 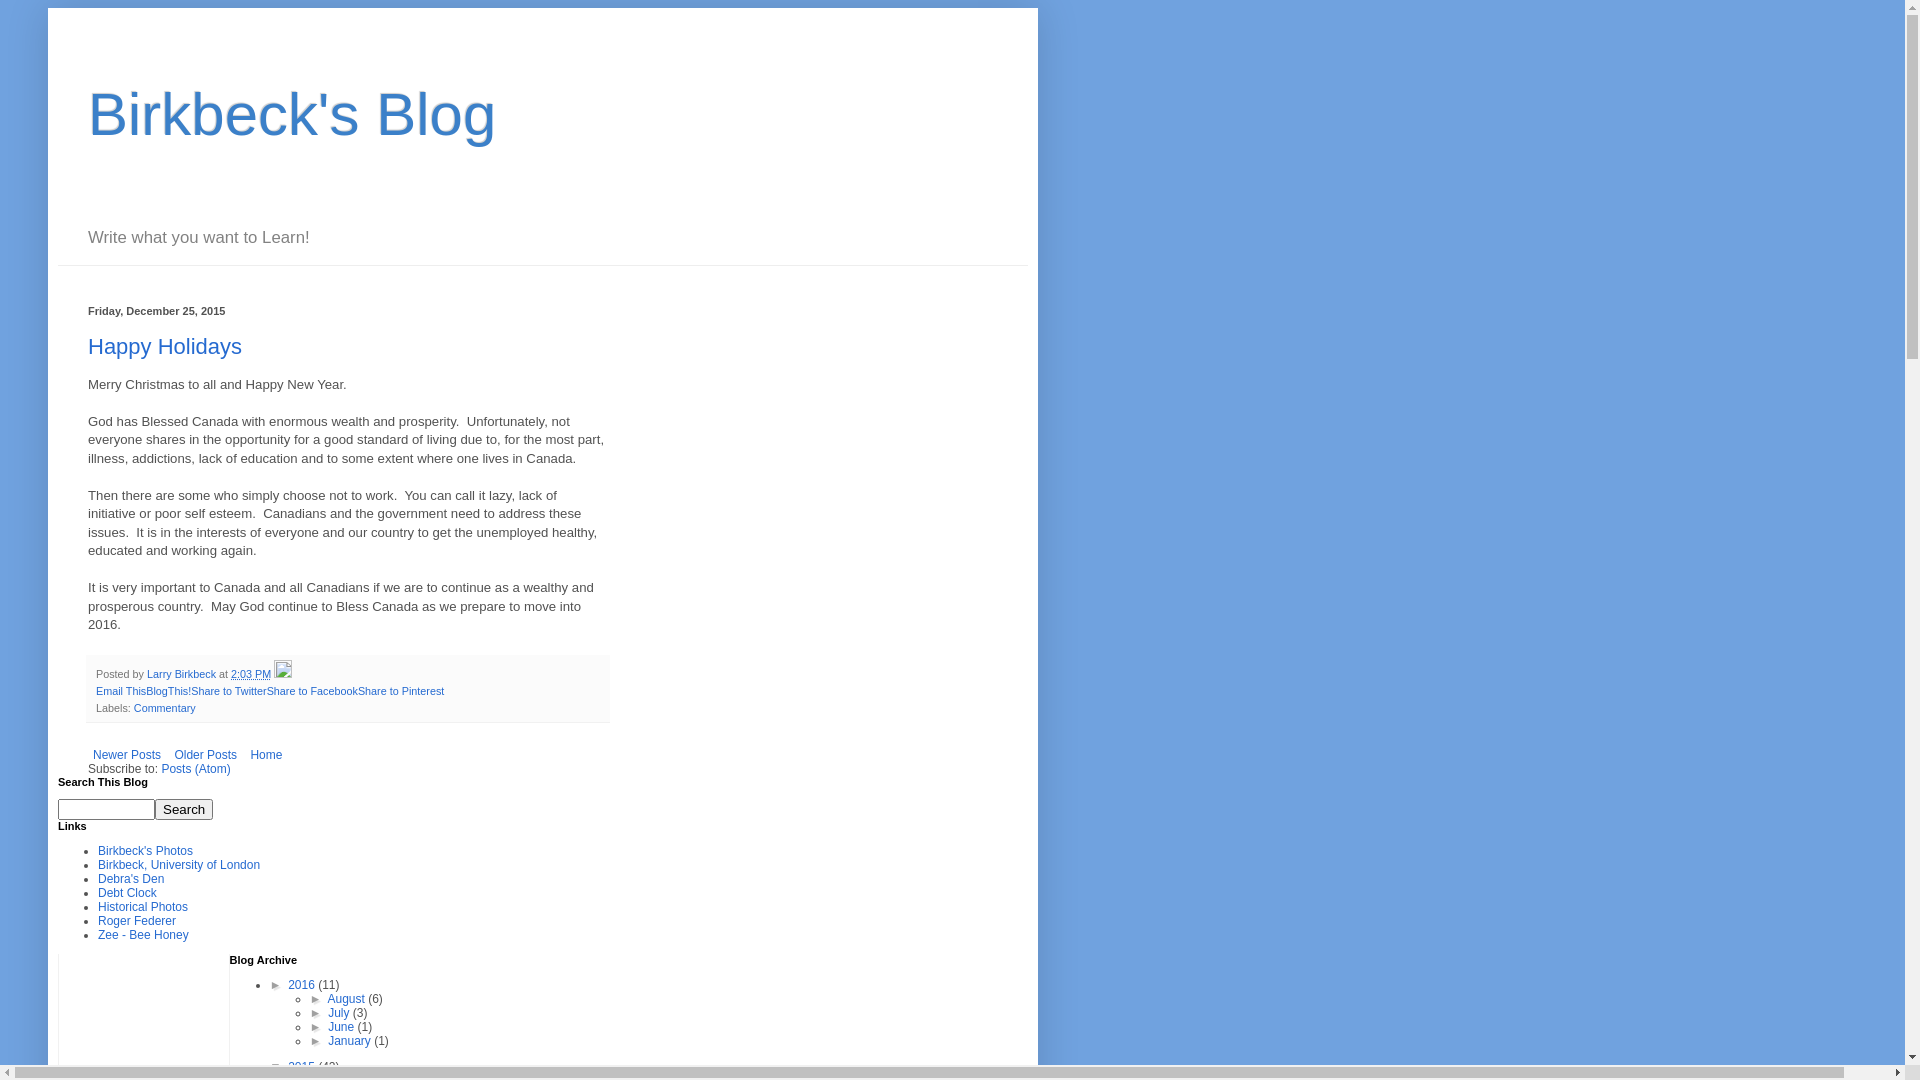 What do you see at coordinates (291, 114) in the screenshot?
I see `'Birkbeck's Blog'` at bounding box center [291, 114].